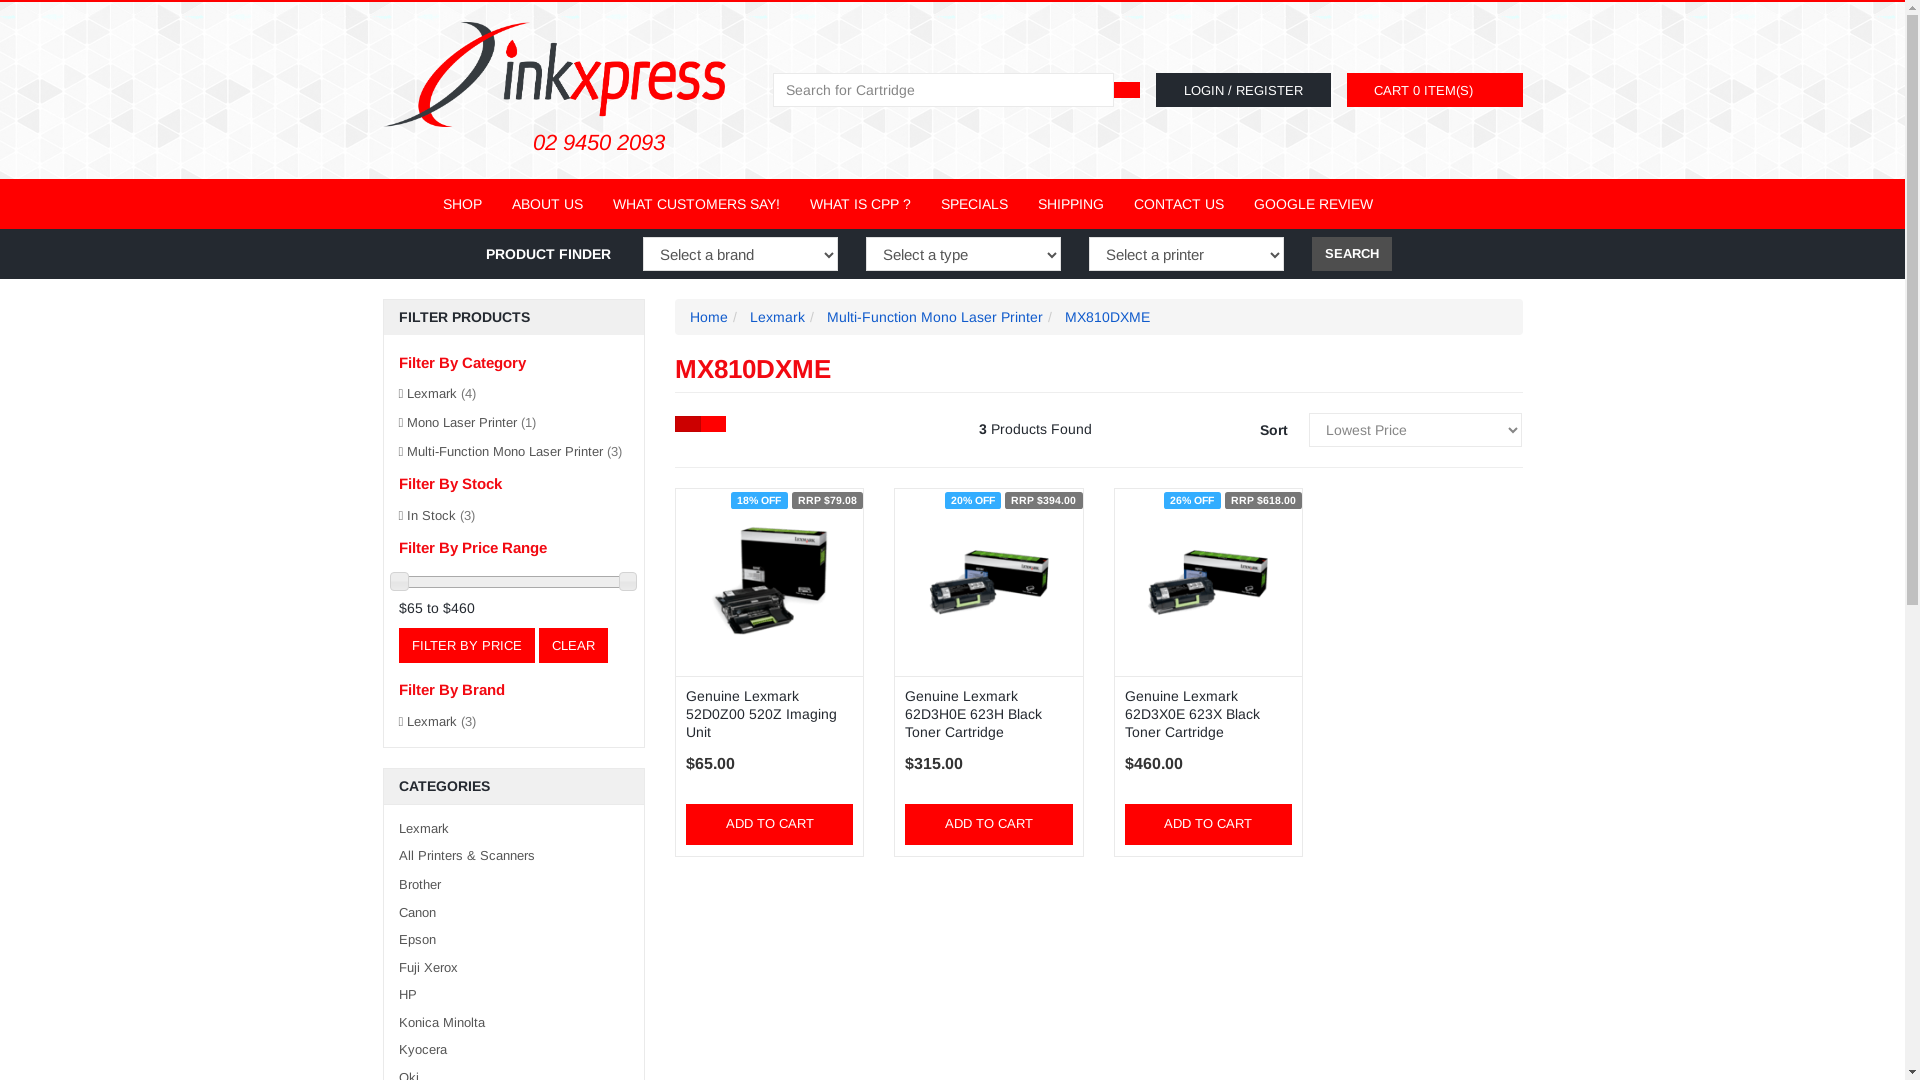 This screenshot has height=1080, width=1920. Describe the element at coordinates (384, 829) in the screenshot. I see `'Lexmark'` at that location.